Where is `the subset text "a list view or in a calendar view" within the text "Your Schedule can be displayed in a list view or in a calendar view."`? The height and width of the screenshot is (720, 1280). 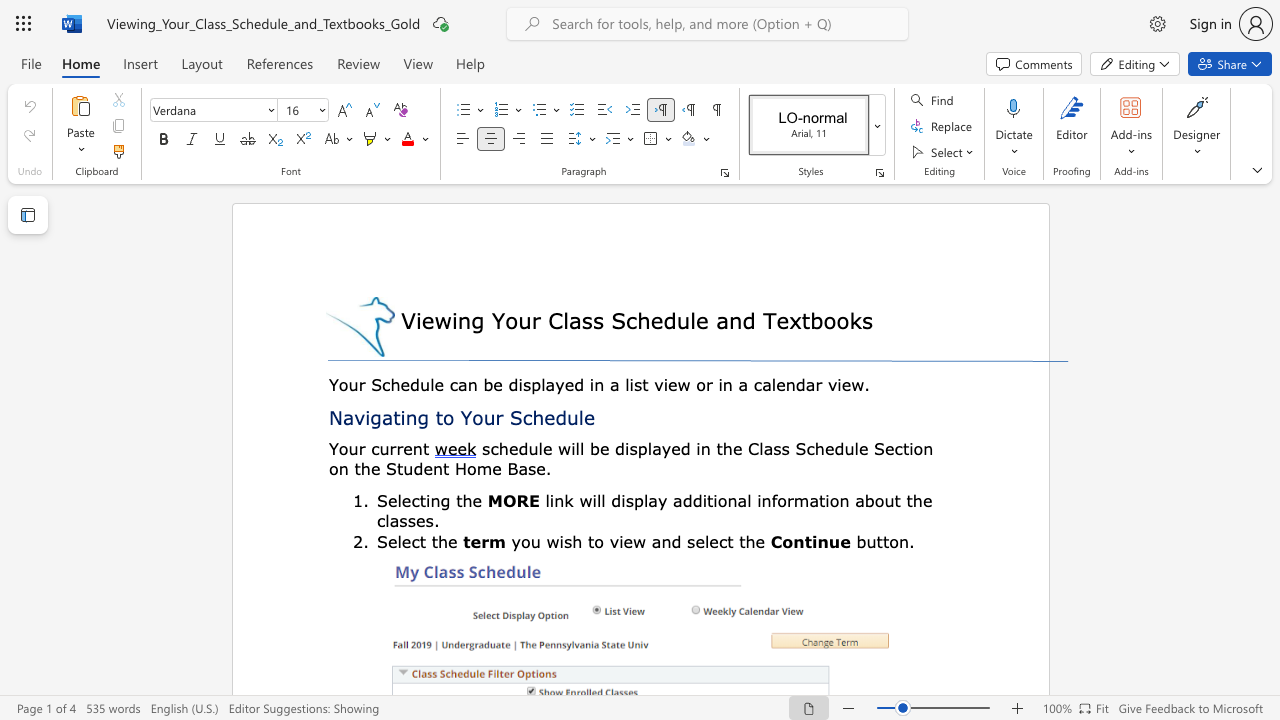 the subset text "a list view or in a calendar view" within the text "Your Schedule can be displayed in a list view or in a calendar view." is located at coordinates (608, 384).